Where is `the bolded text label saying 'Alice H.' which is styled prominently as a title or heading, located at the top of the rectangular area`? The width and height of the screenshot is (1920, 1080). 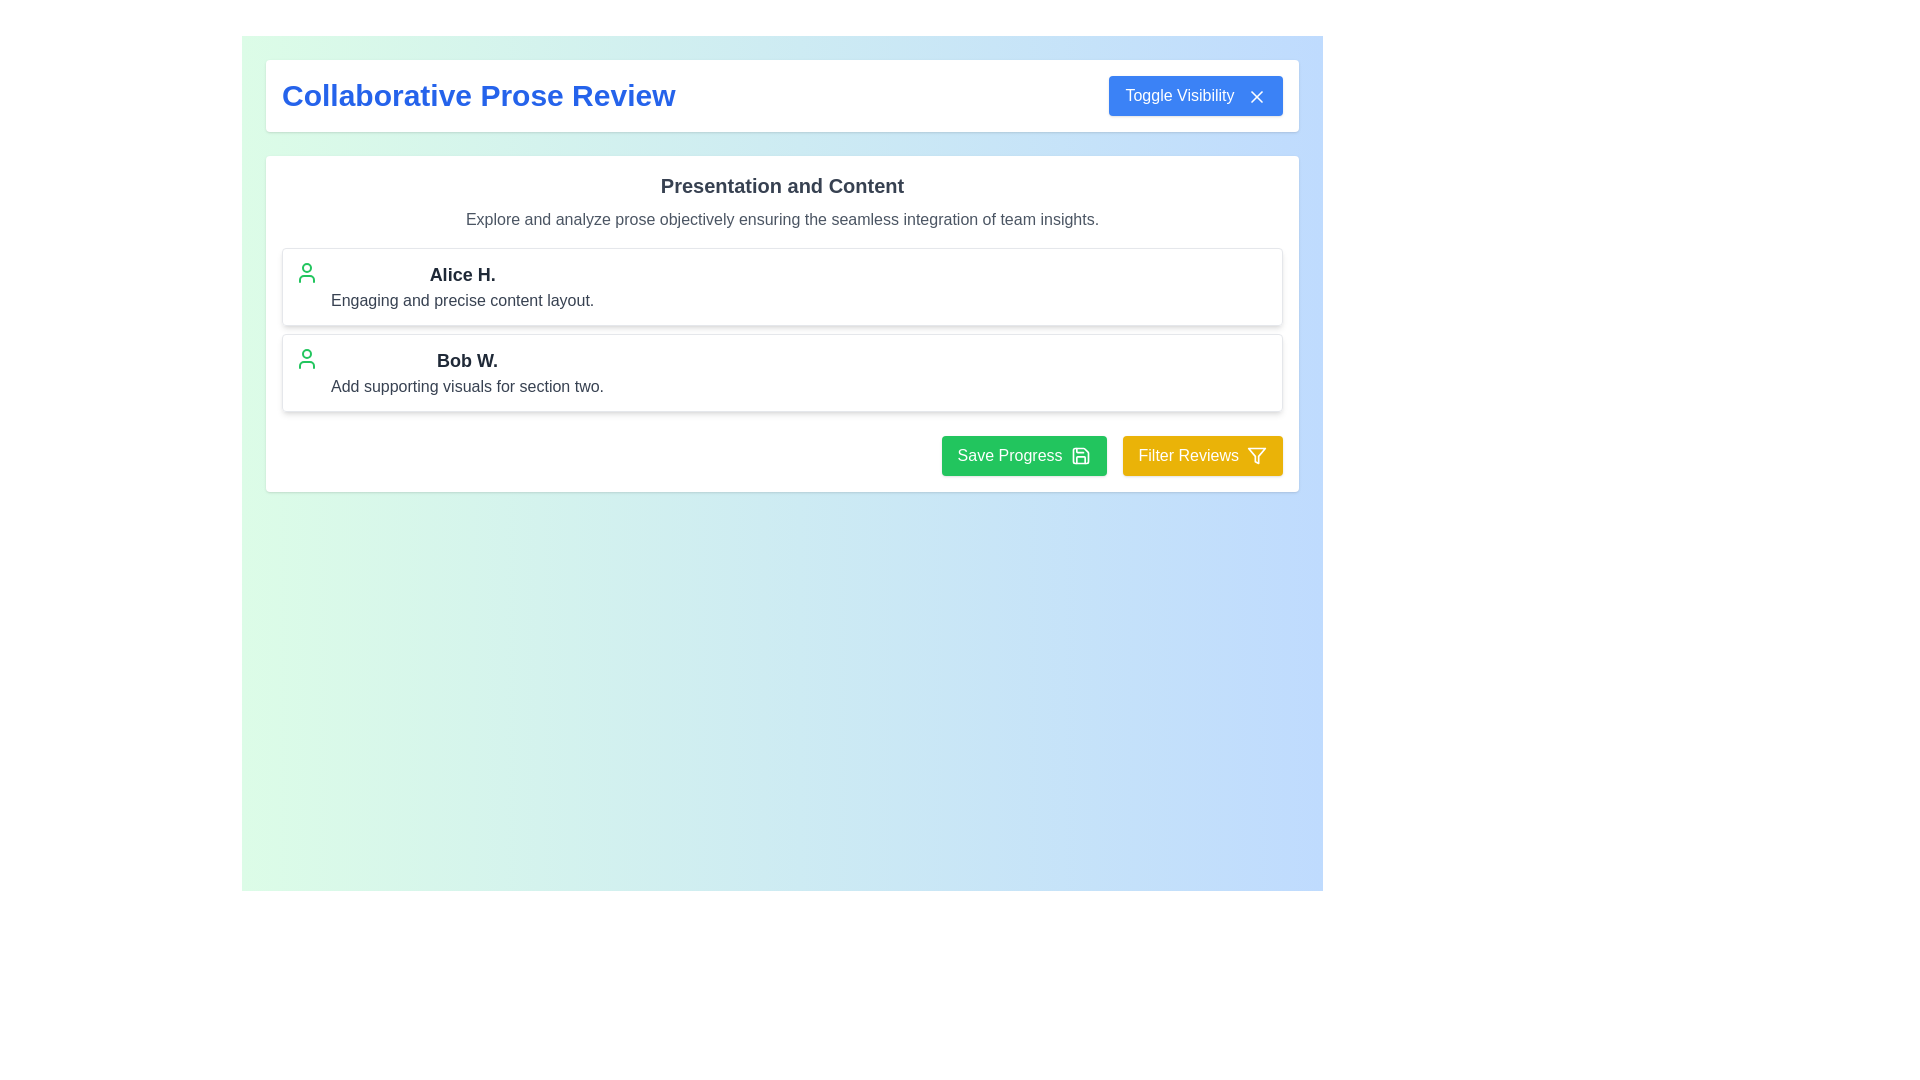
the bolded text label saying 'Alice H.' which is styled prominently as a title or heading, located at the top of the rectangular area is located at coordinates (461, 274).